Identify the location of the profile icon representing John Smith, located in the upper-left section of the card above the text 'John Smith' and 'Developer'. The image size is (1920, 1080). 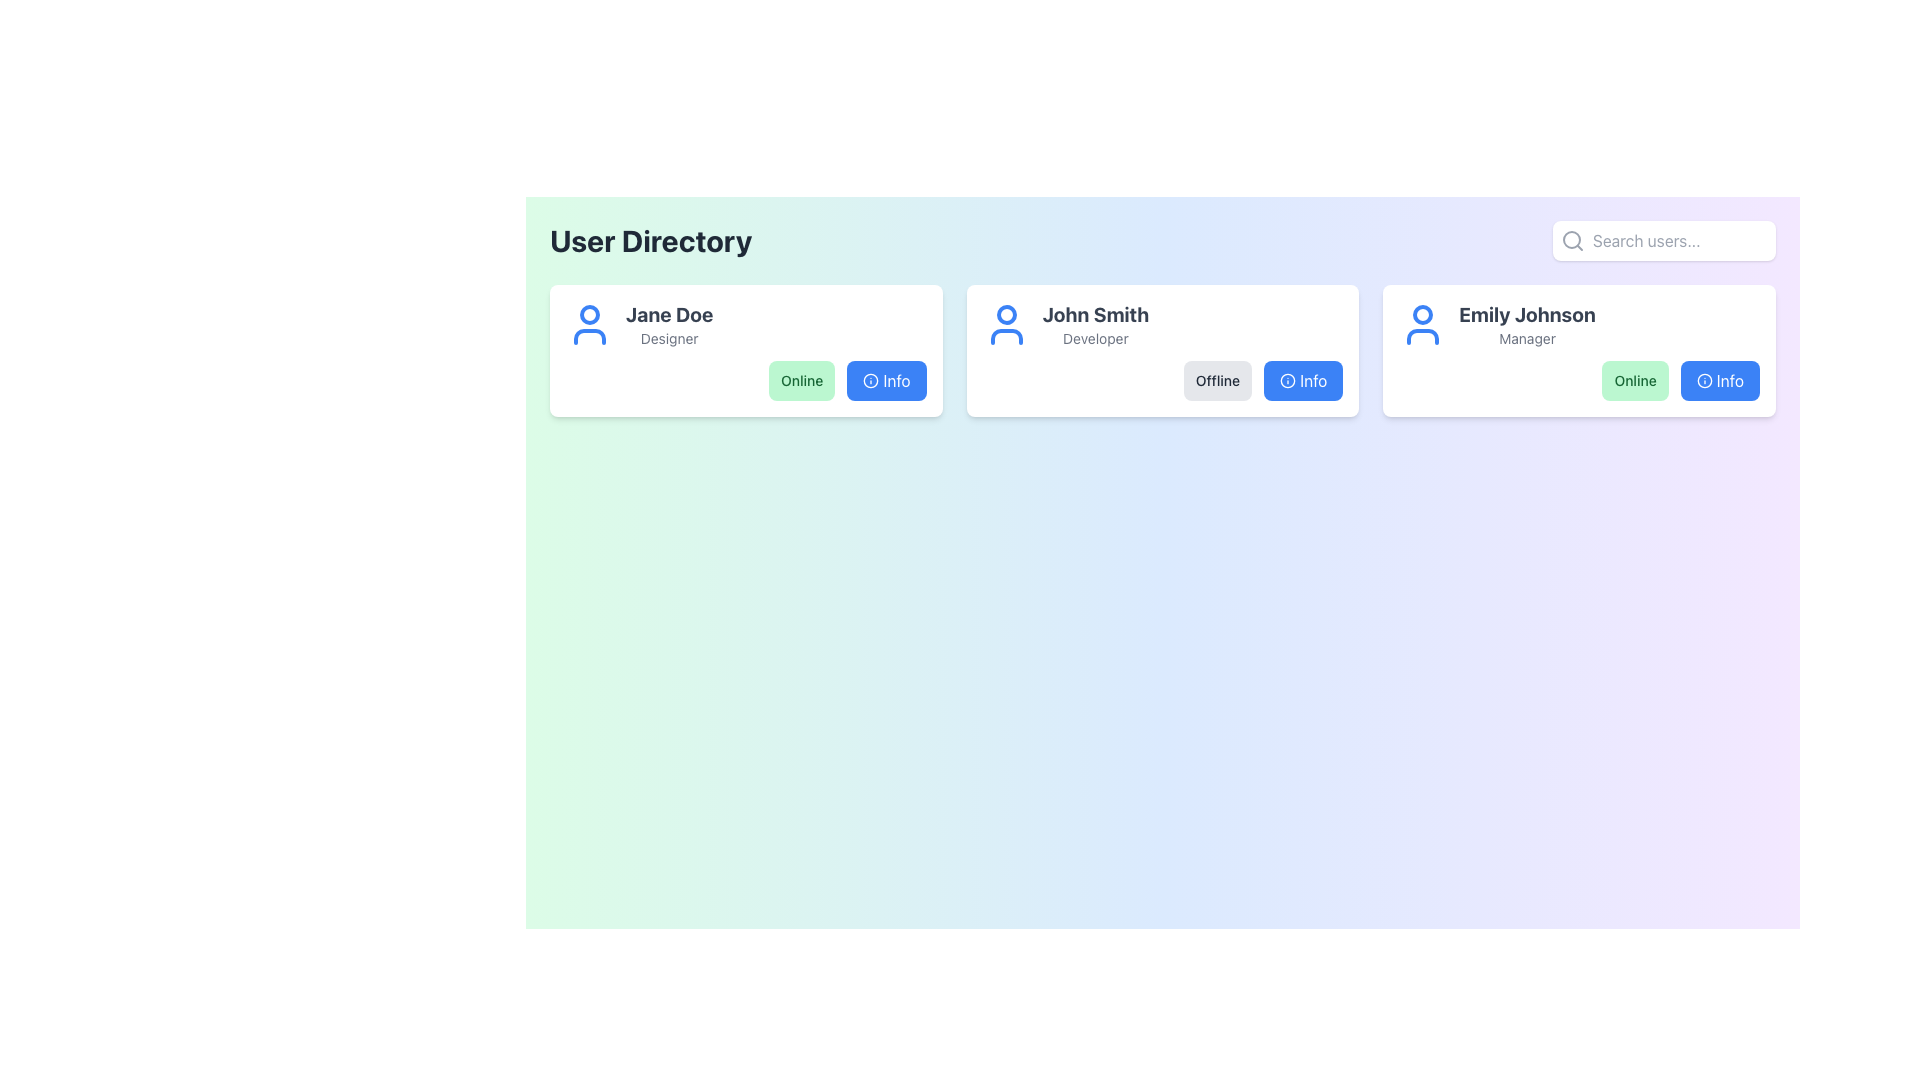
(1006, 323).